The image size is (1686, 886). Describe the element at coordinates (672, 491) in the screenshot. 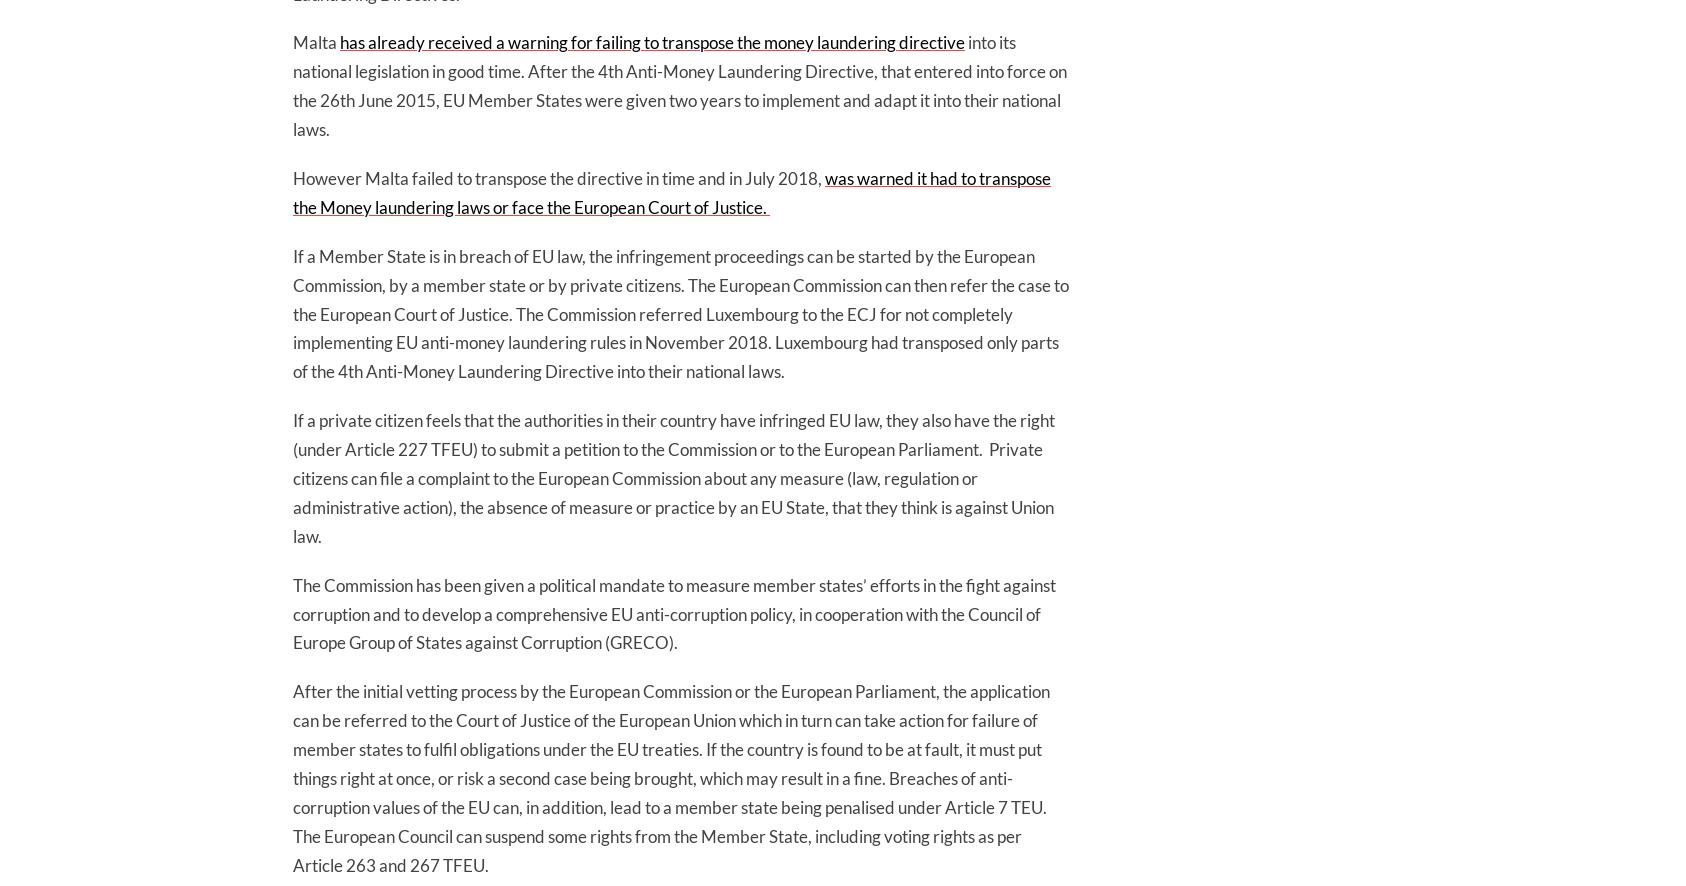

I see `'Private citizens can file a complaint to the European Commission about any measure (law, regulation or administrative action), the absence of measure or practice by an EU State, that they think is against Union law.'` at that location.